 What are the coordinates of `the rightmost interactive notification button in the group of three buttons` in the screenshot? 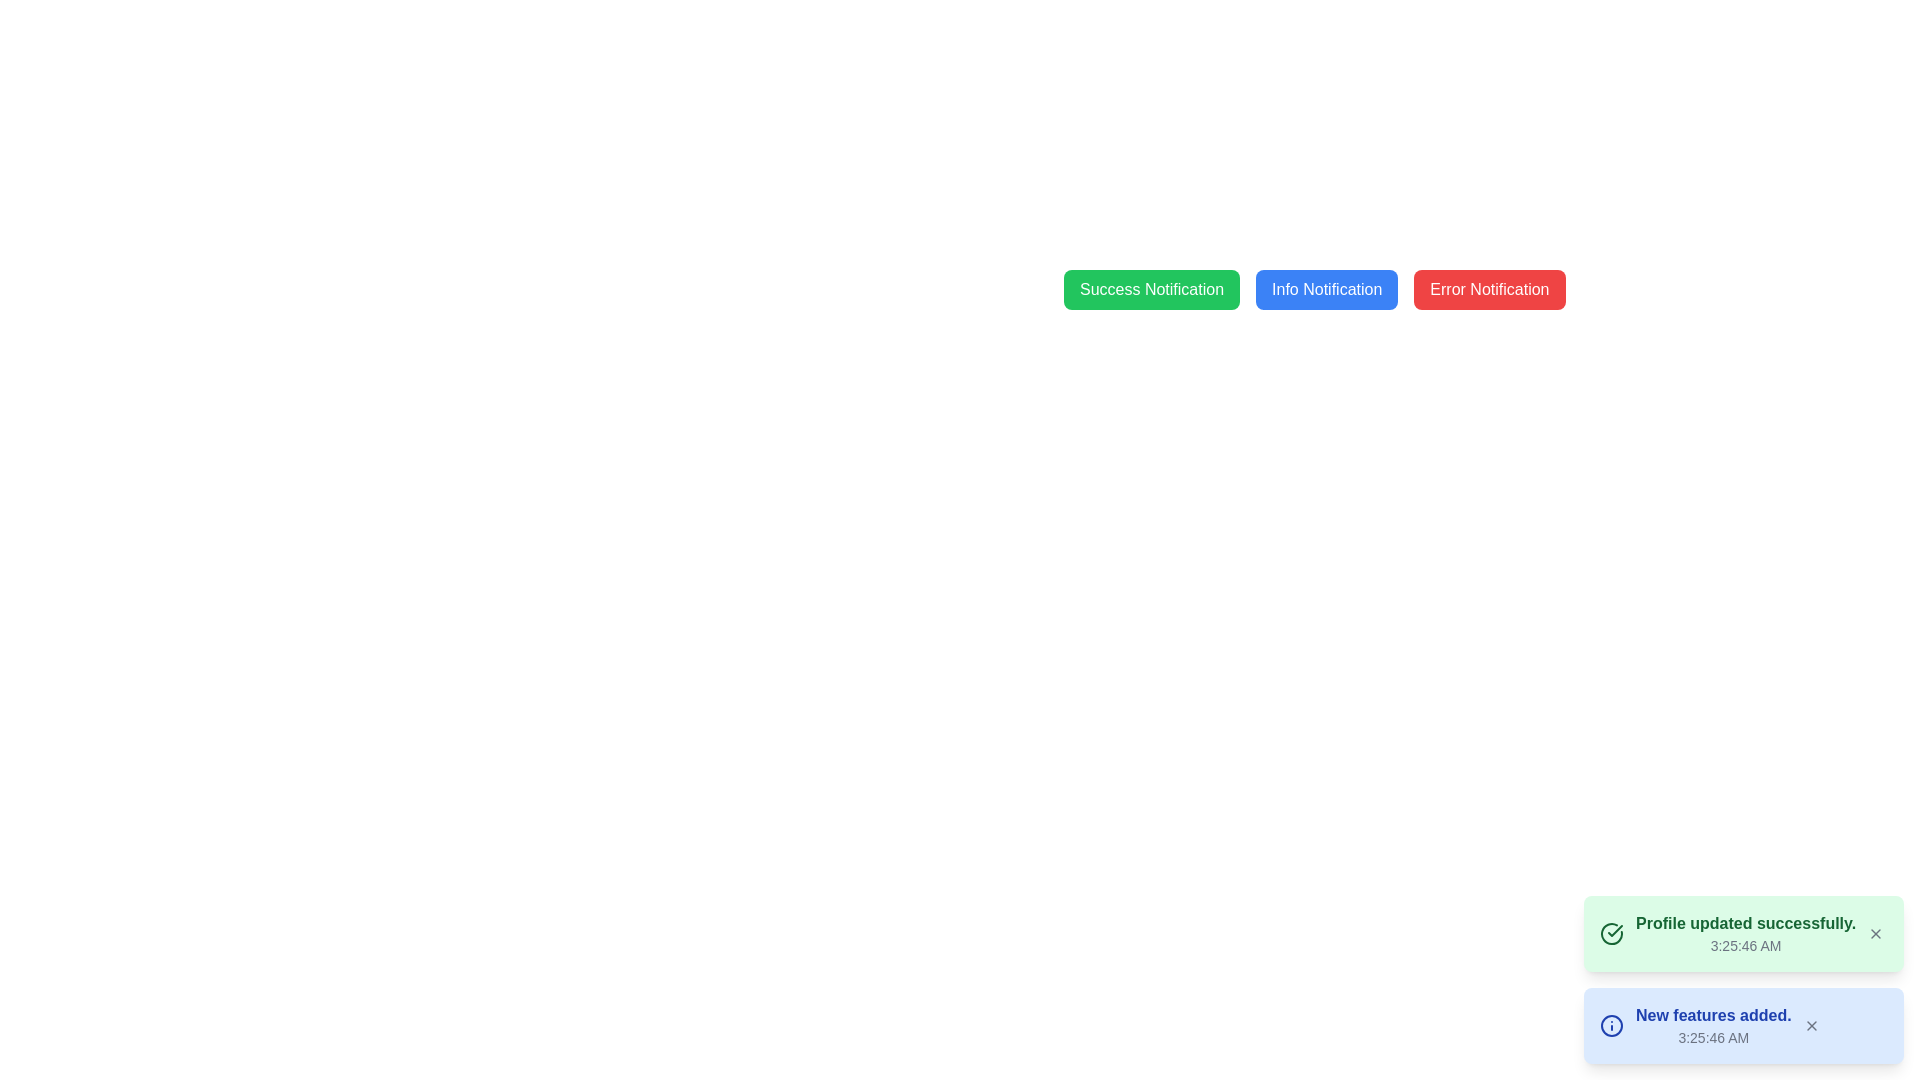 It's located at (1489, 289).